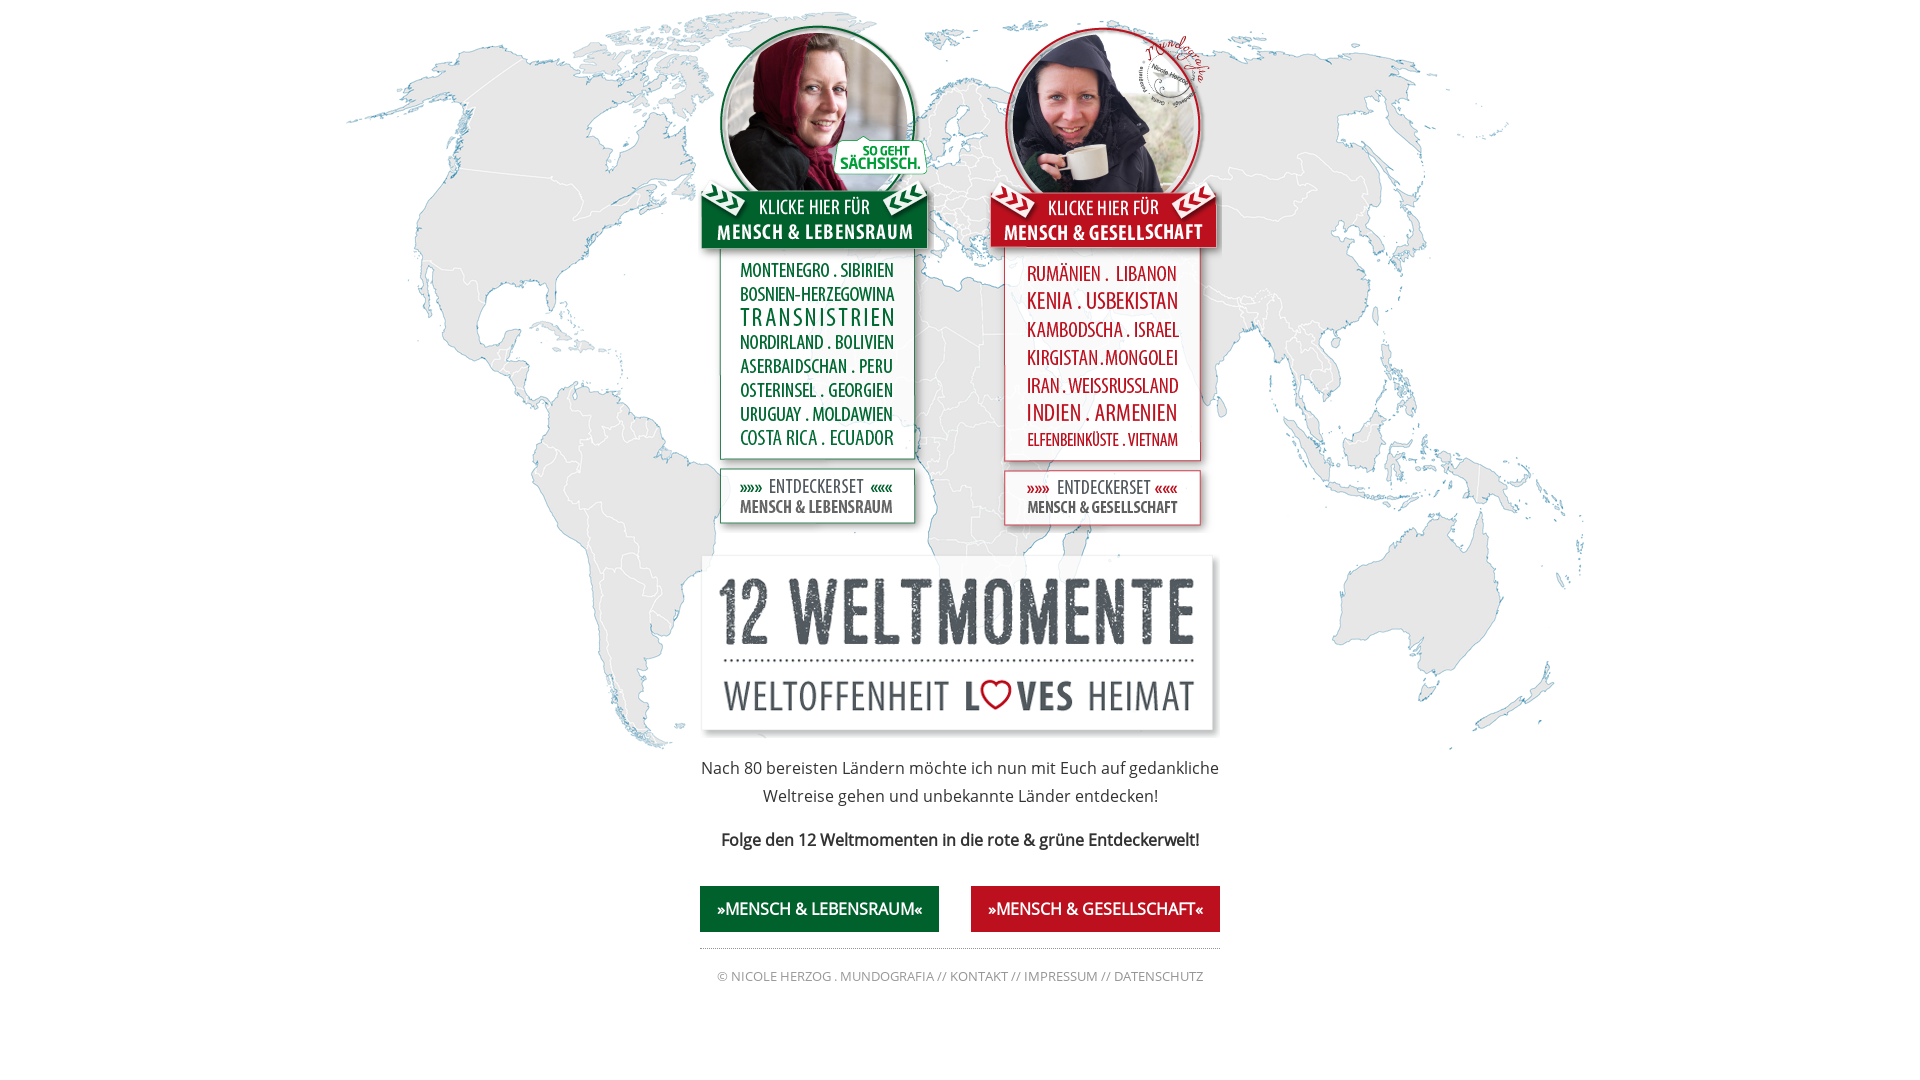  Describe the element at coordinates (979, 975) in the screenshot. I see `'KONTAKT'` at that location.